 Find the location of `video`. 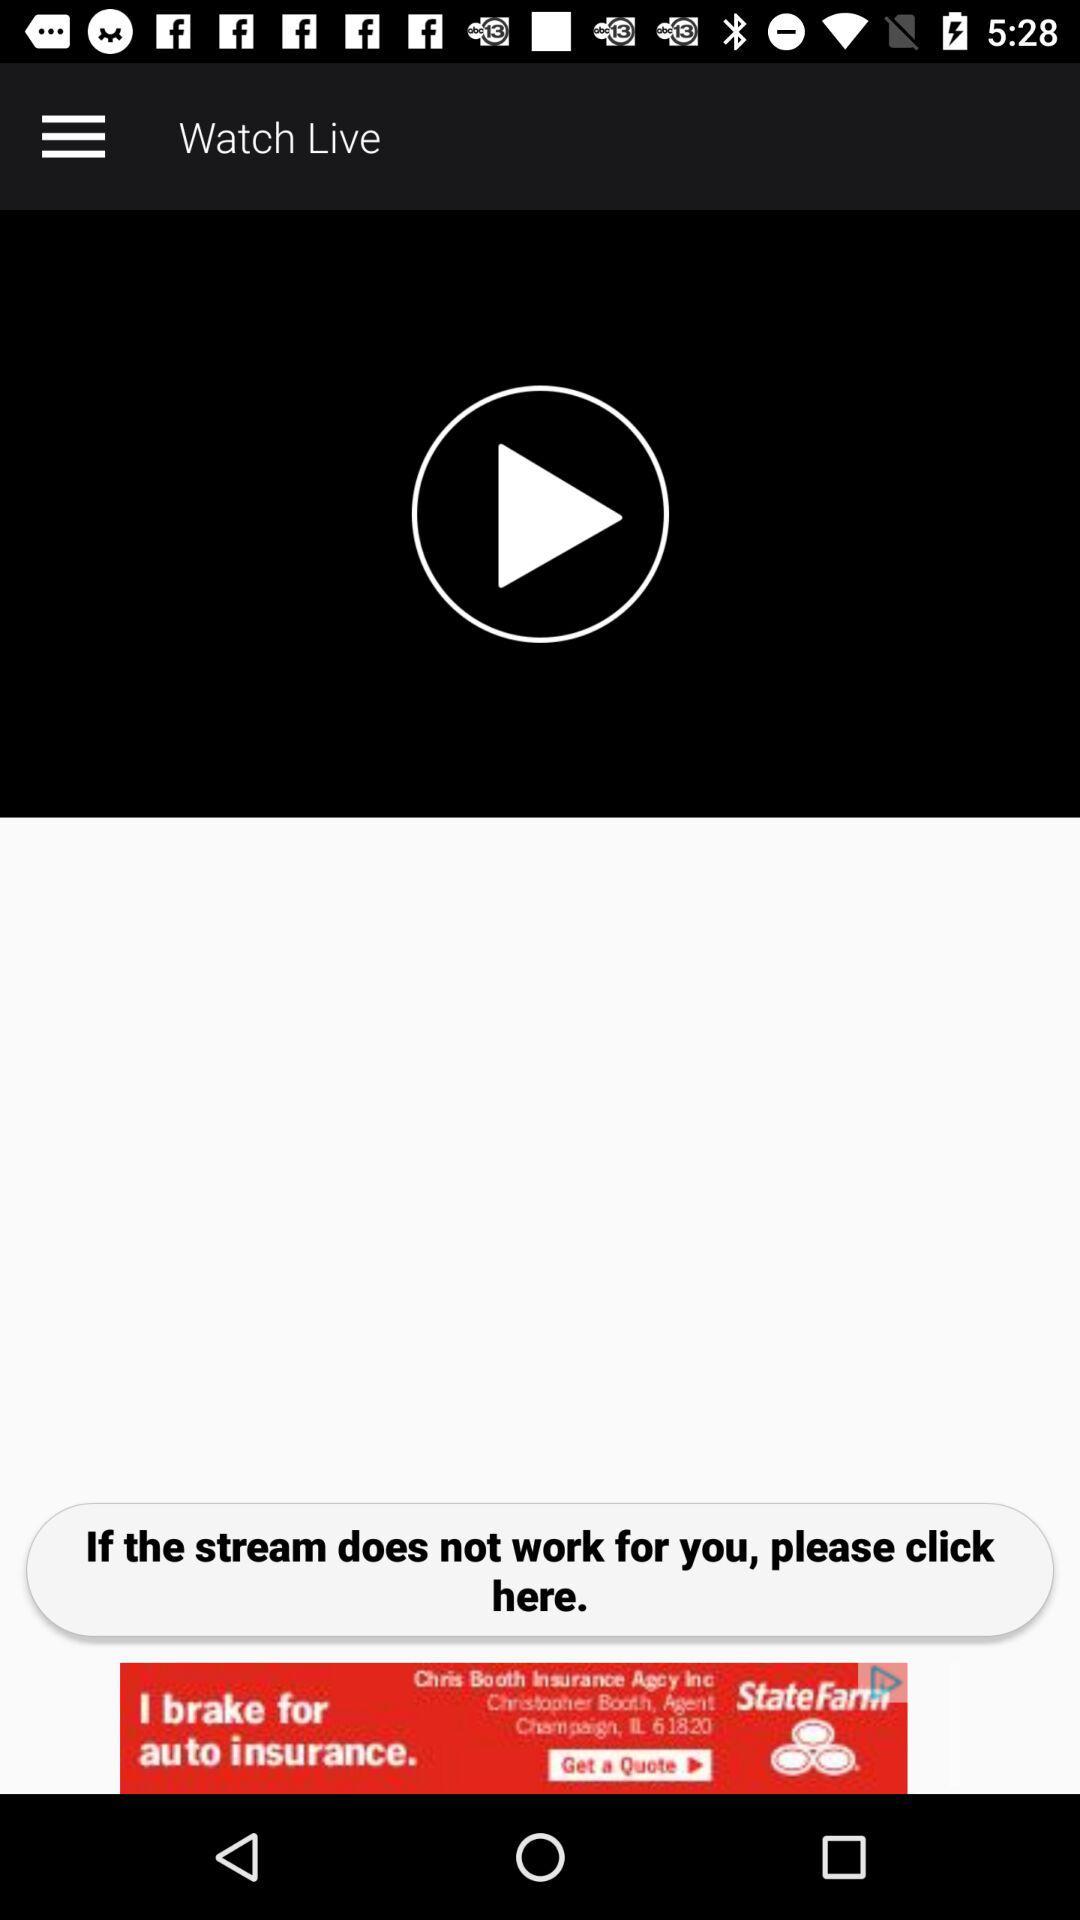

video is located at coordinates (540, 513).